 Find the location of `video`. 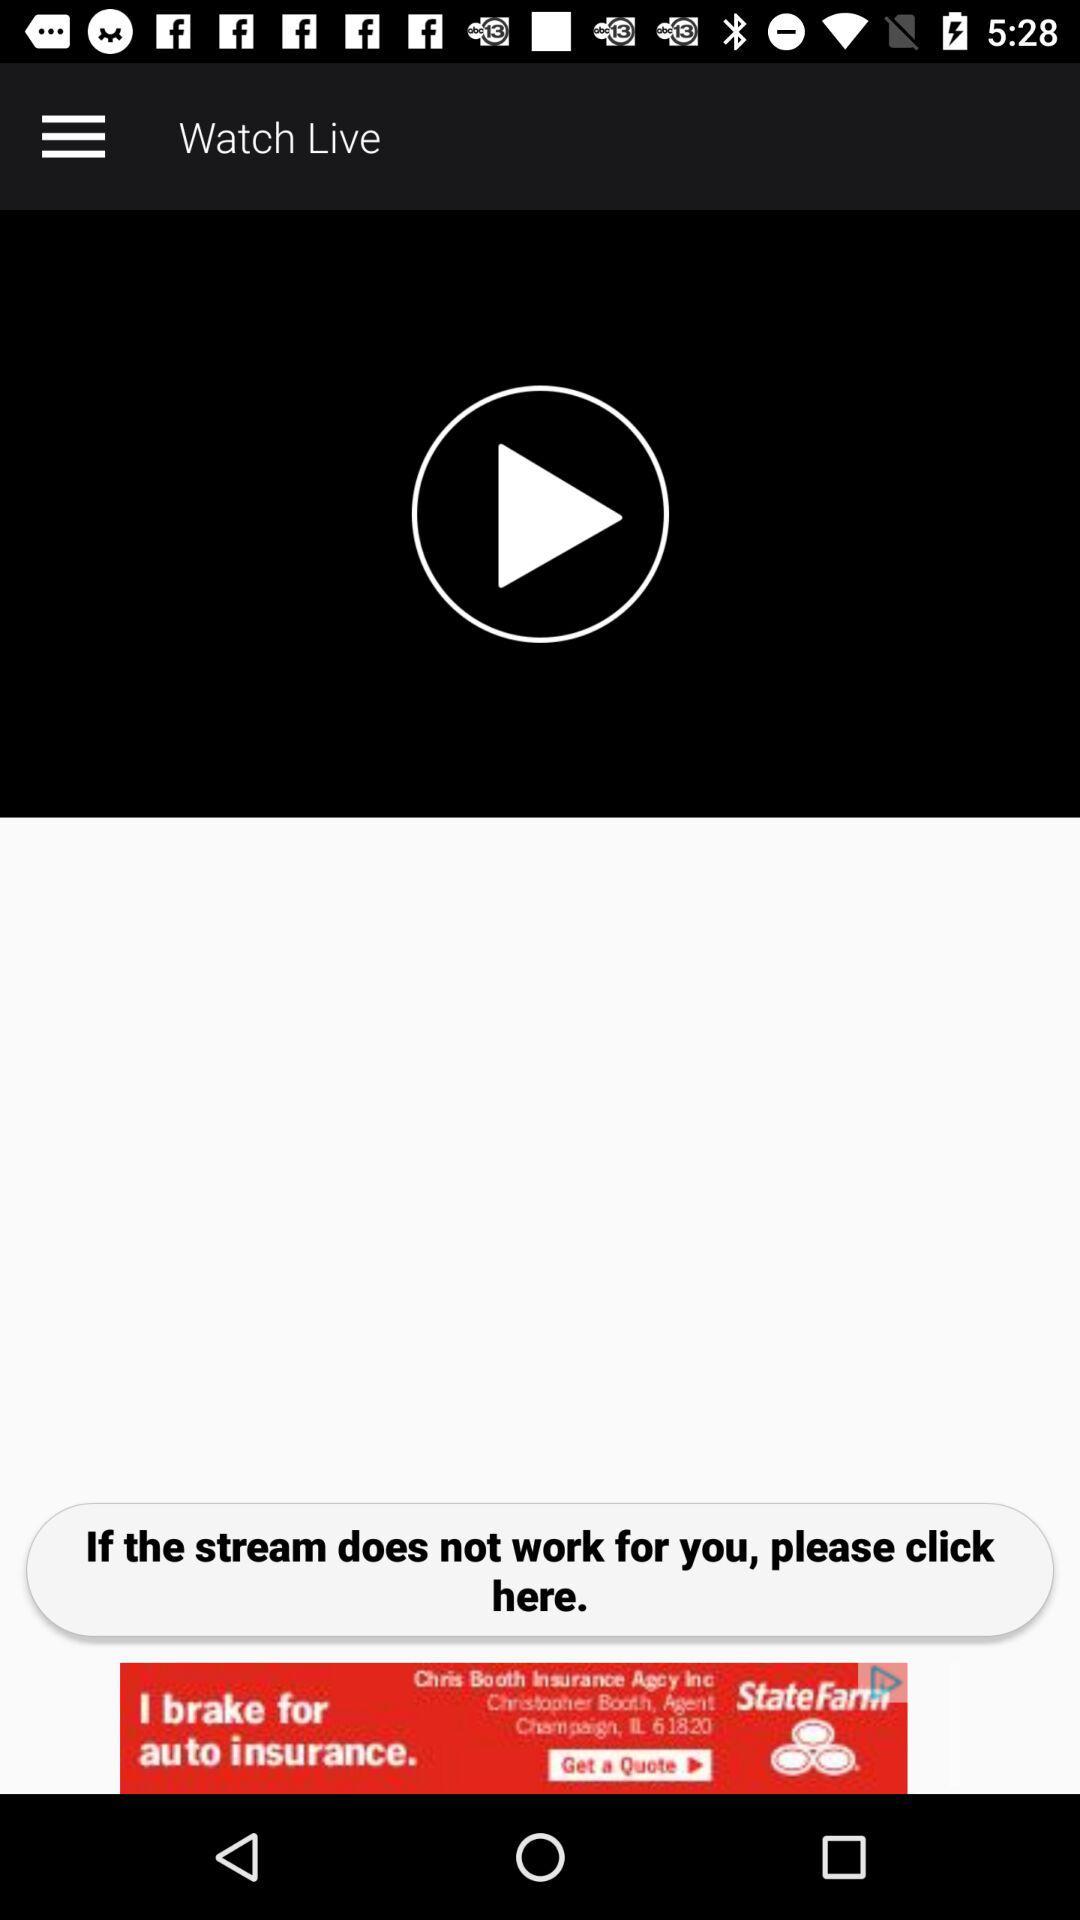

video is located at coordinates (540, 513).